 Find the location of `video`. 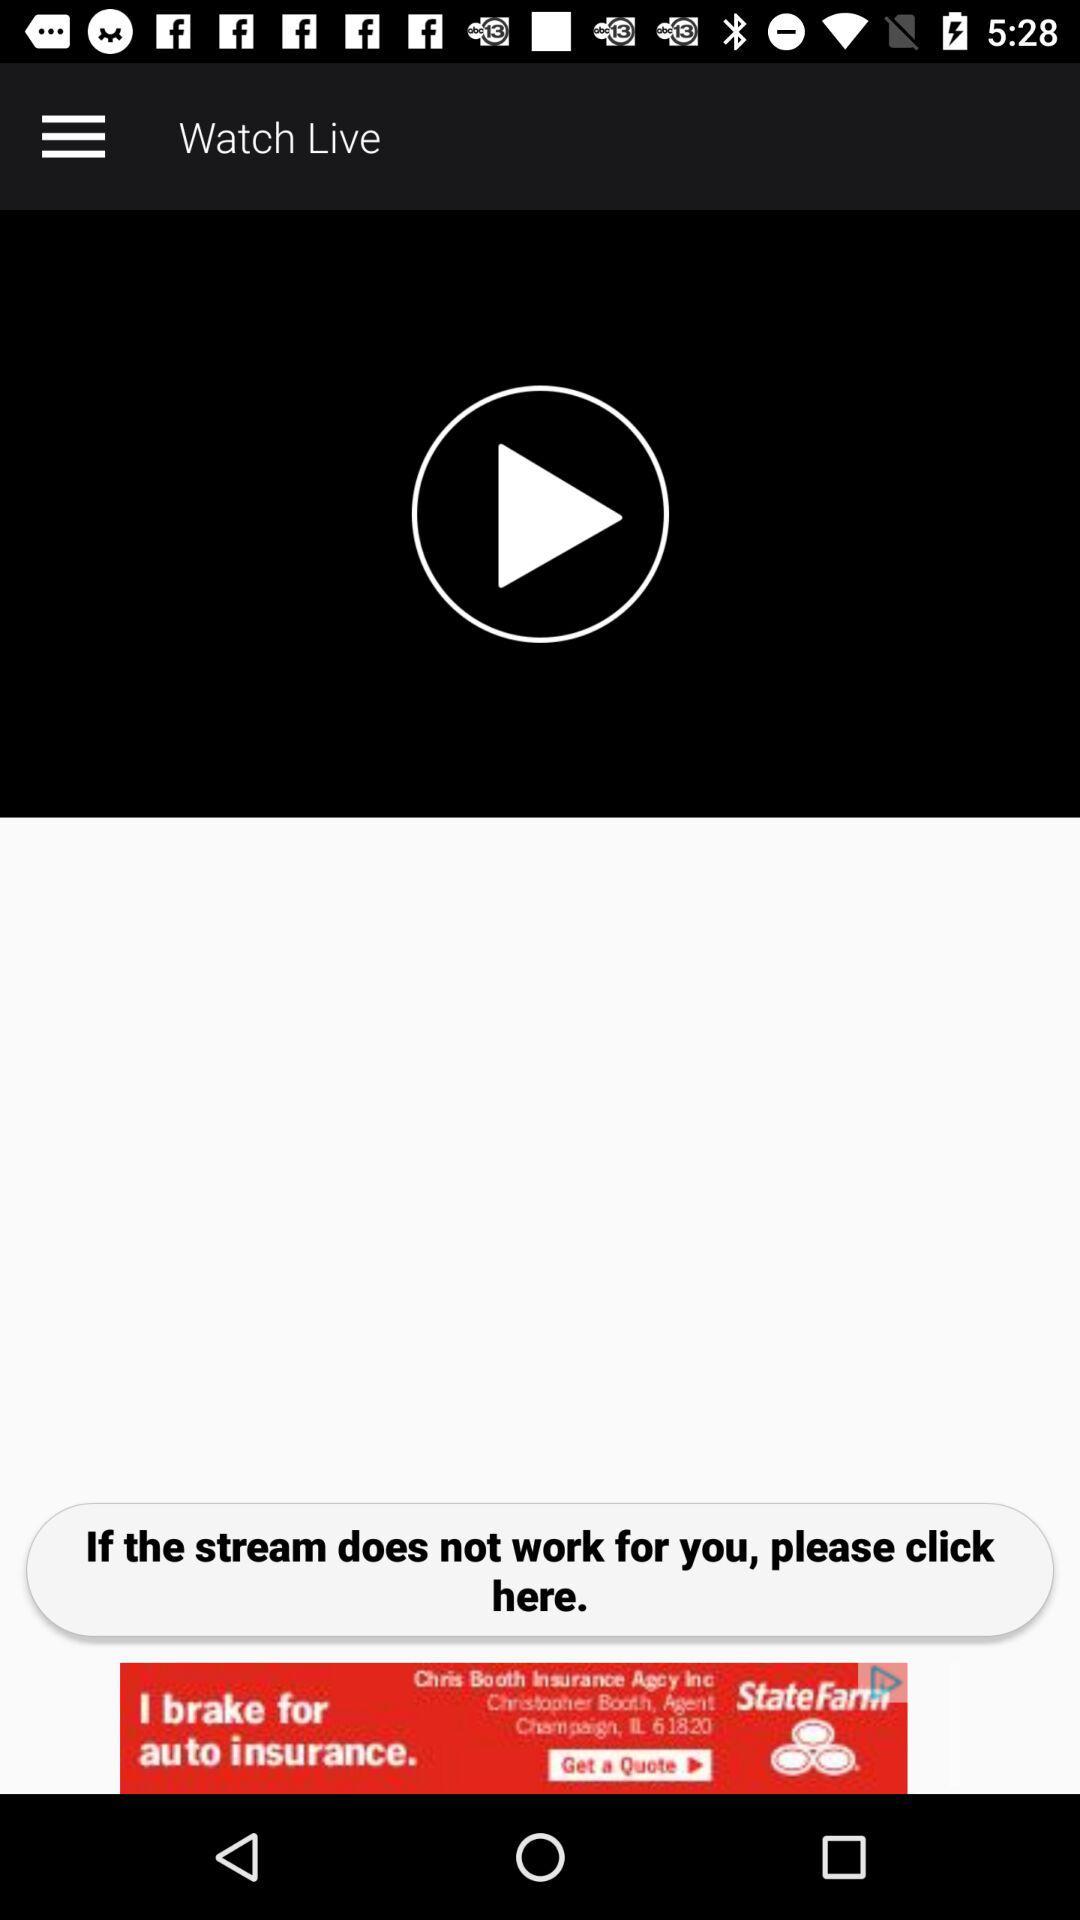

video is located at coordinates (540, 513).